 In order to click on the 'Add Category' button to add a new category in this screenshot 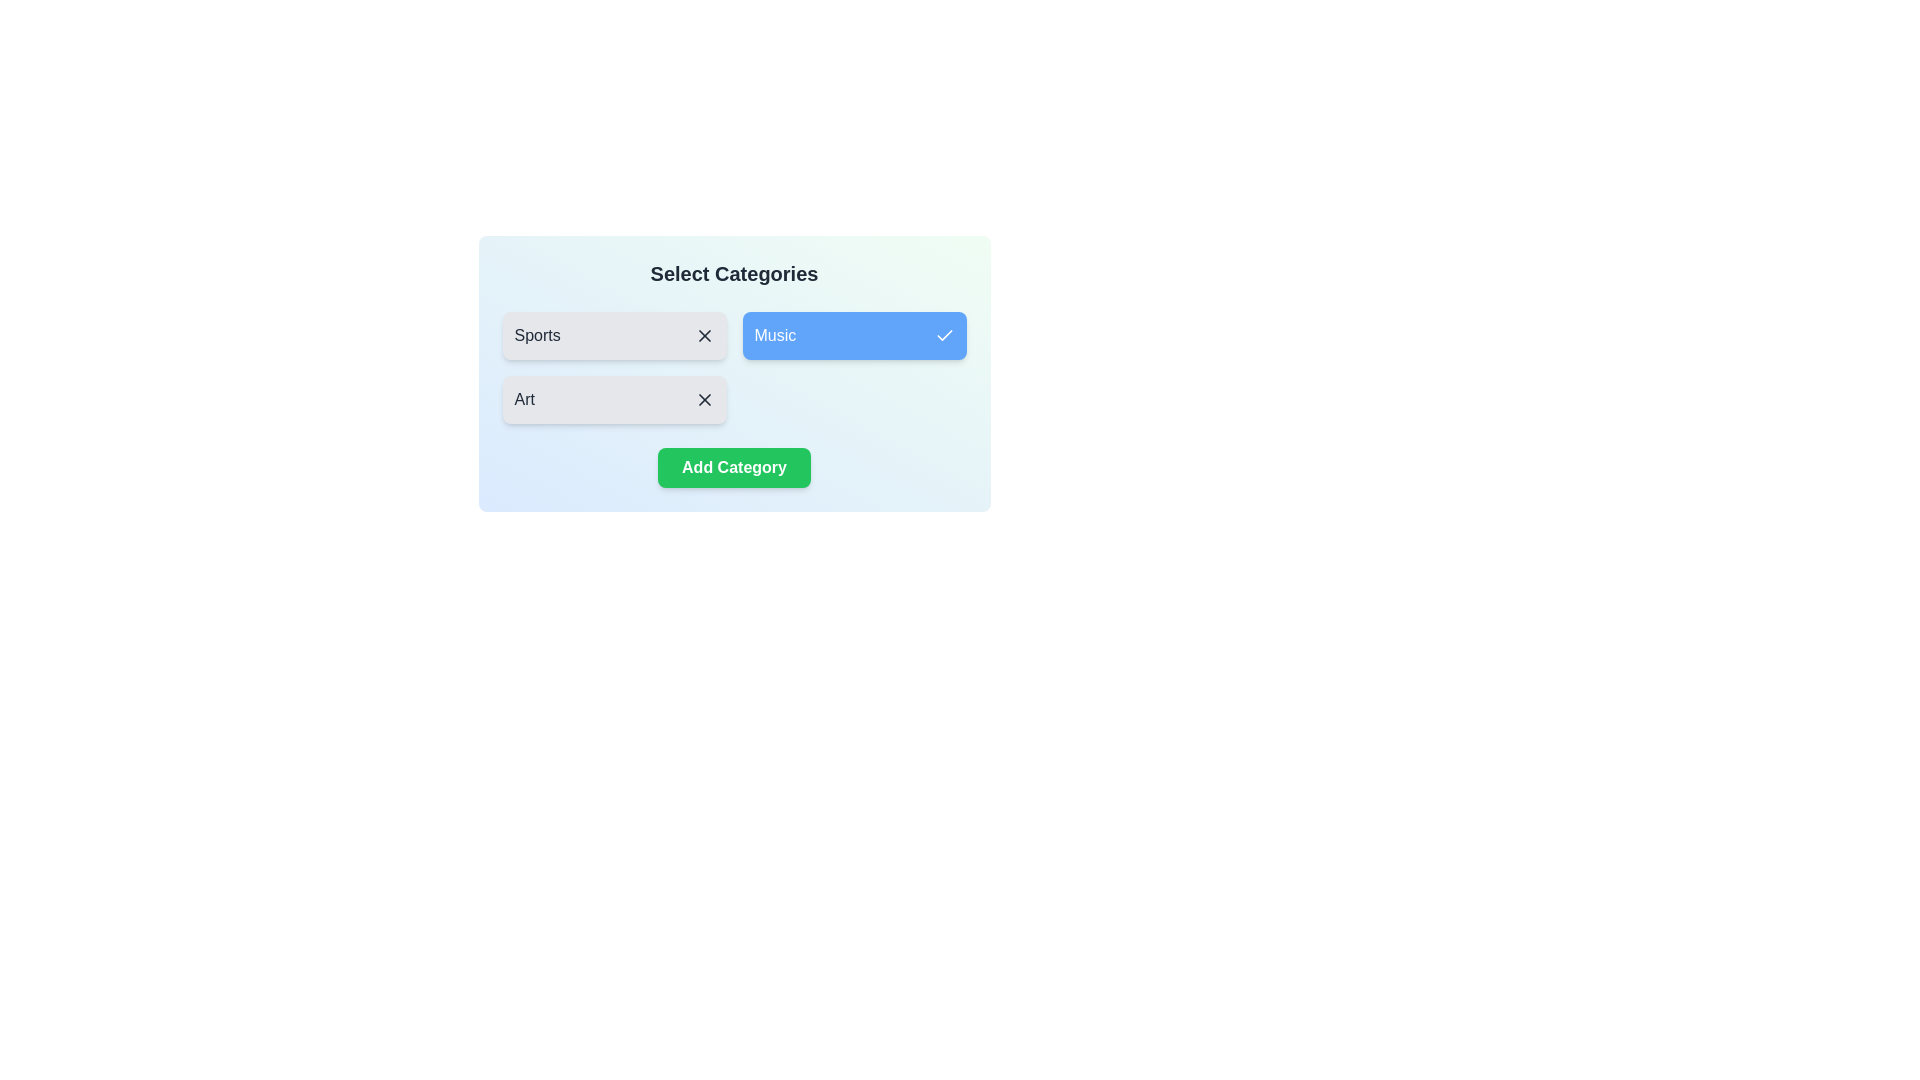, I will do `click(733, 467)`.